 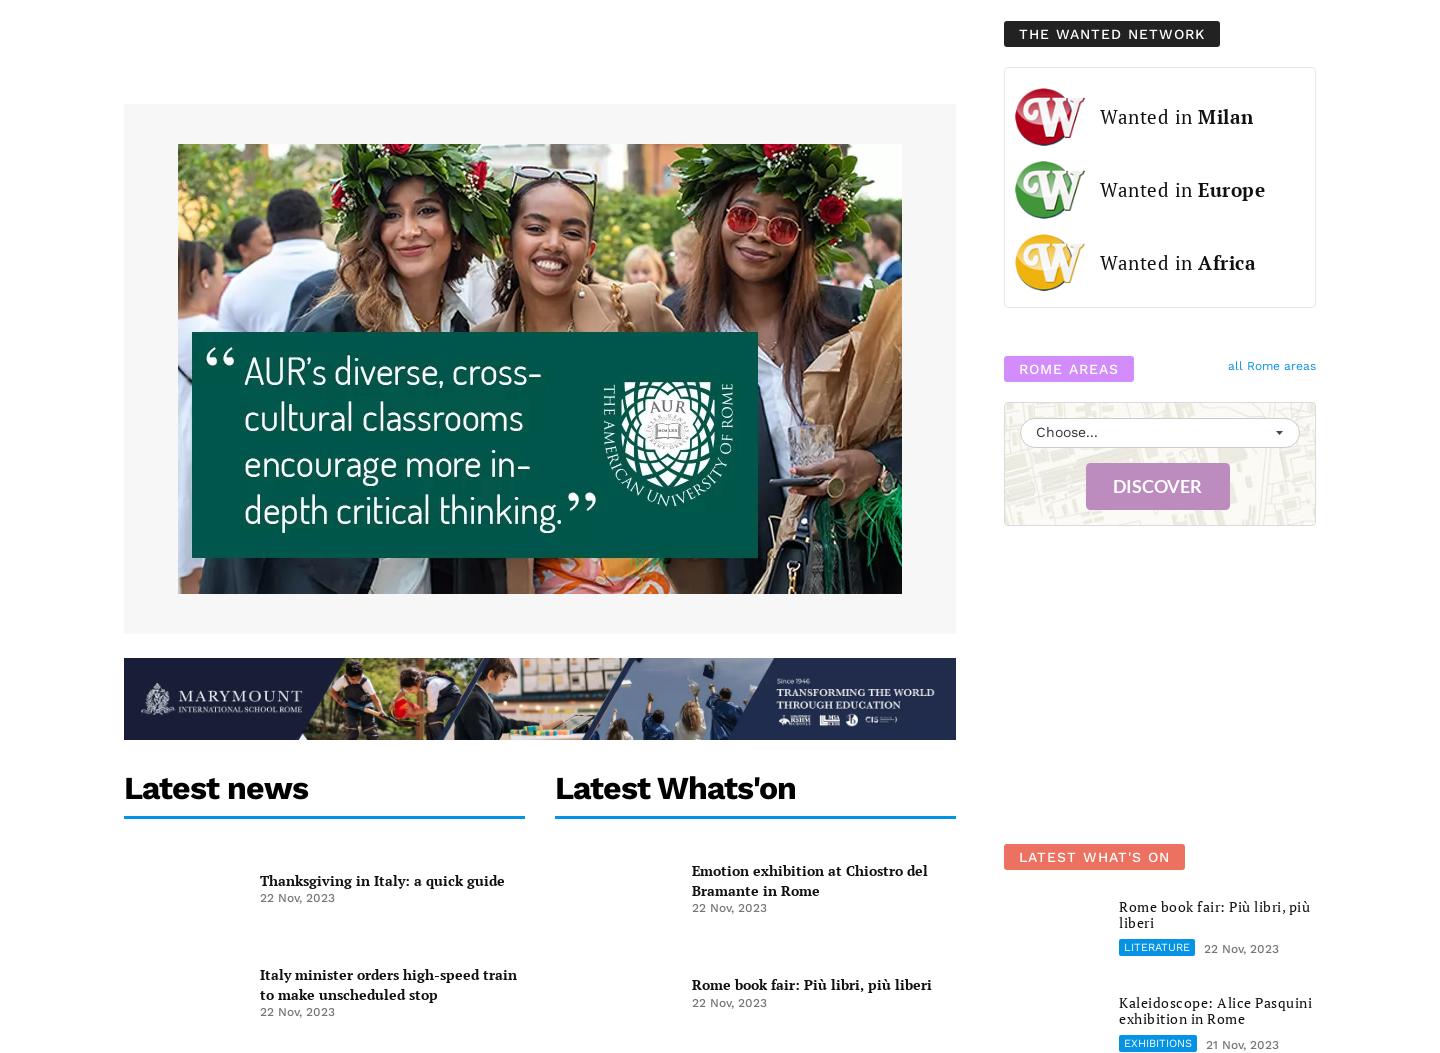 I want to click on 'Emotion exhibition at Chiostro del Bramante in Rome', so click(x=808, y=879).